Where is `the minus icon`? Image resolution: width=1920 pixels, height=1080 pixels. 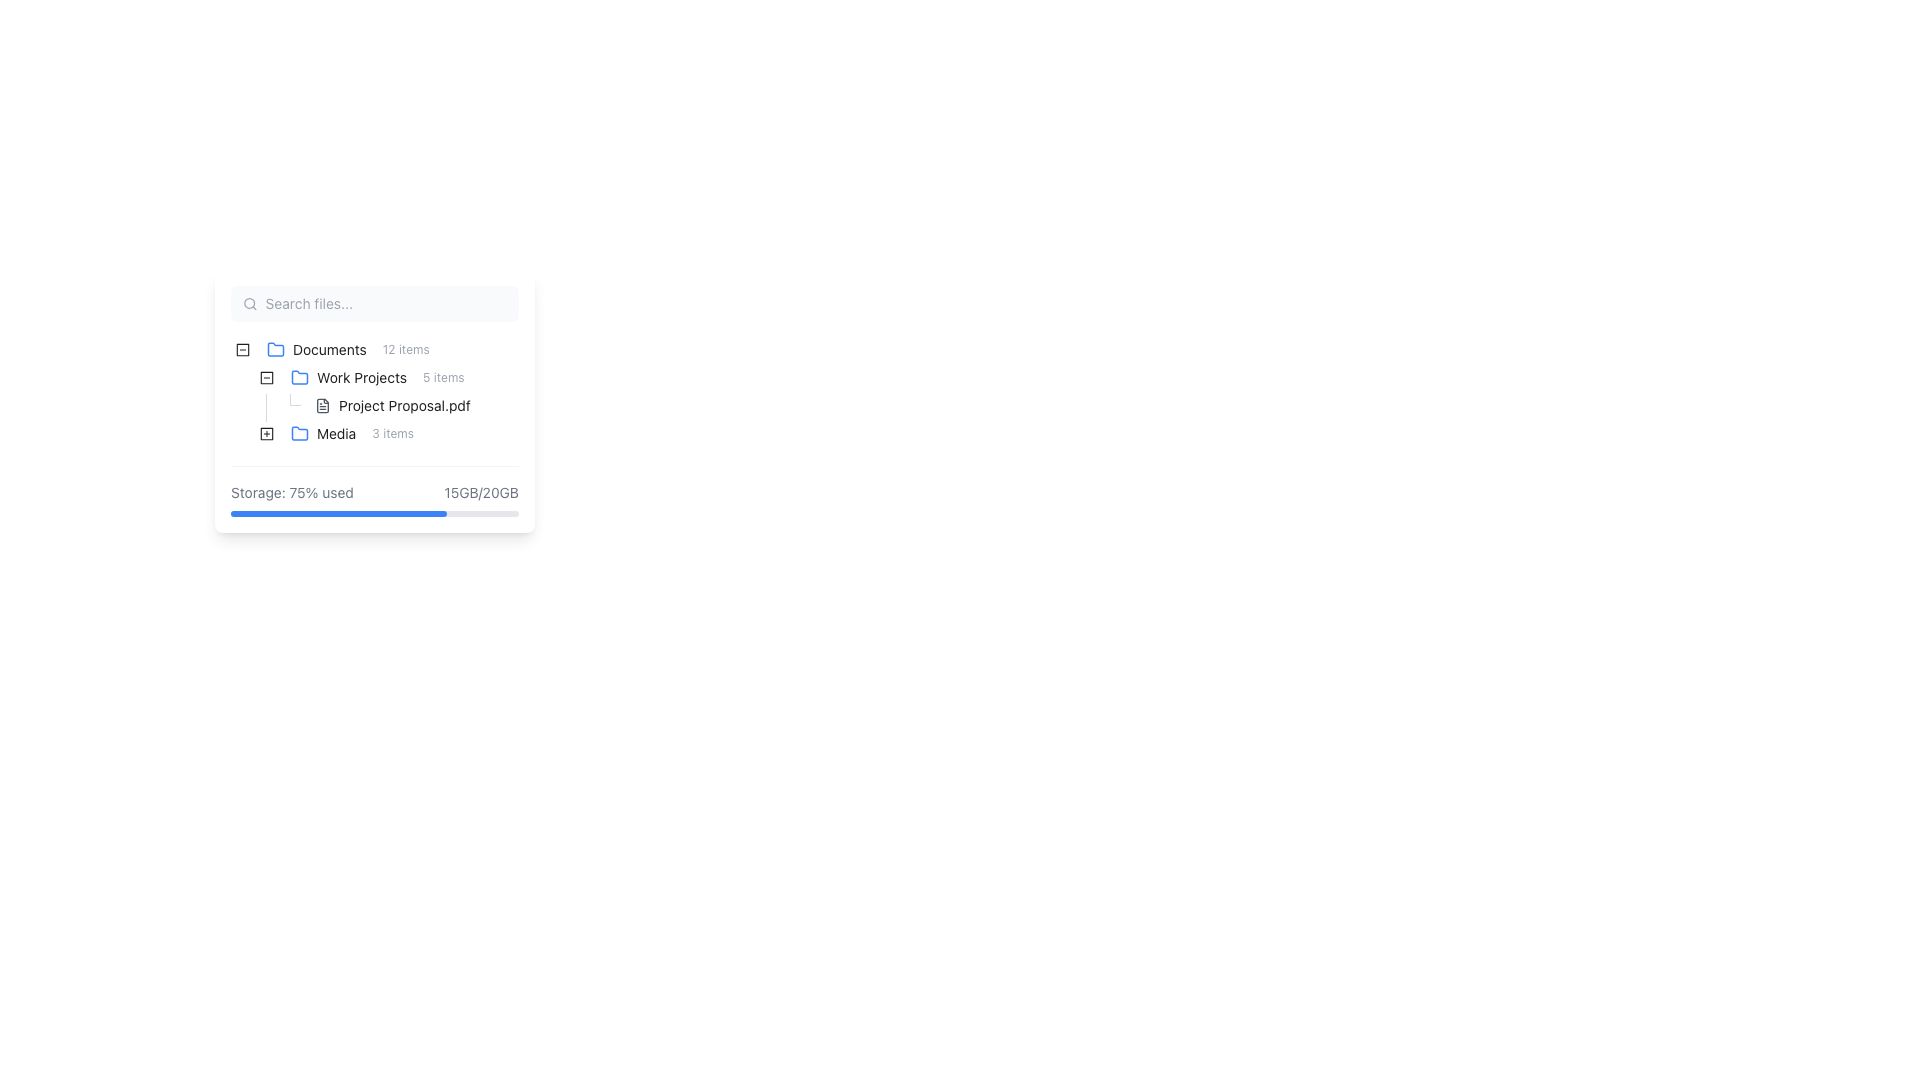
the minus icon is located at coordinates (266, 378).